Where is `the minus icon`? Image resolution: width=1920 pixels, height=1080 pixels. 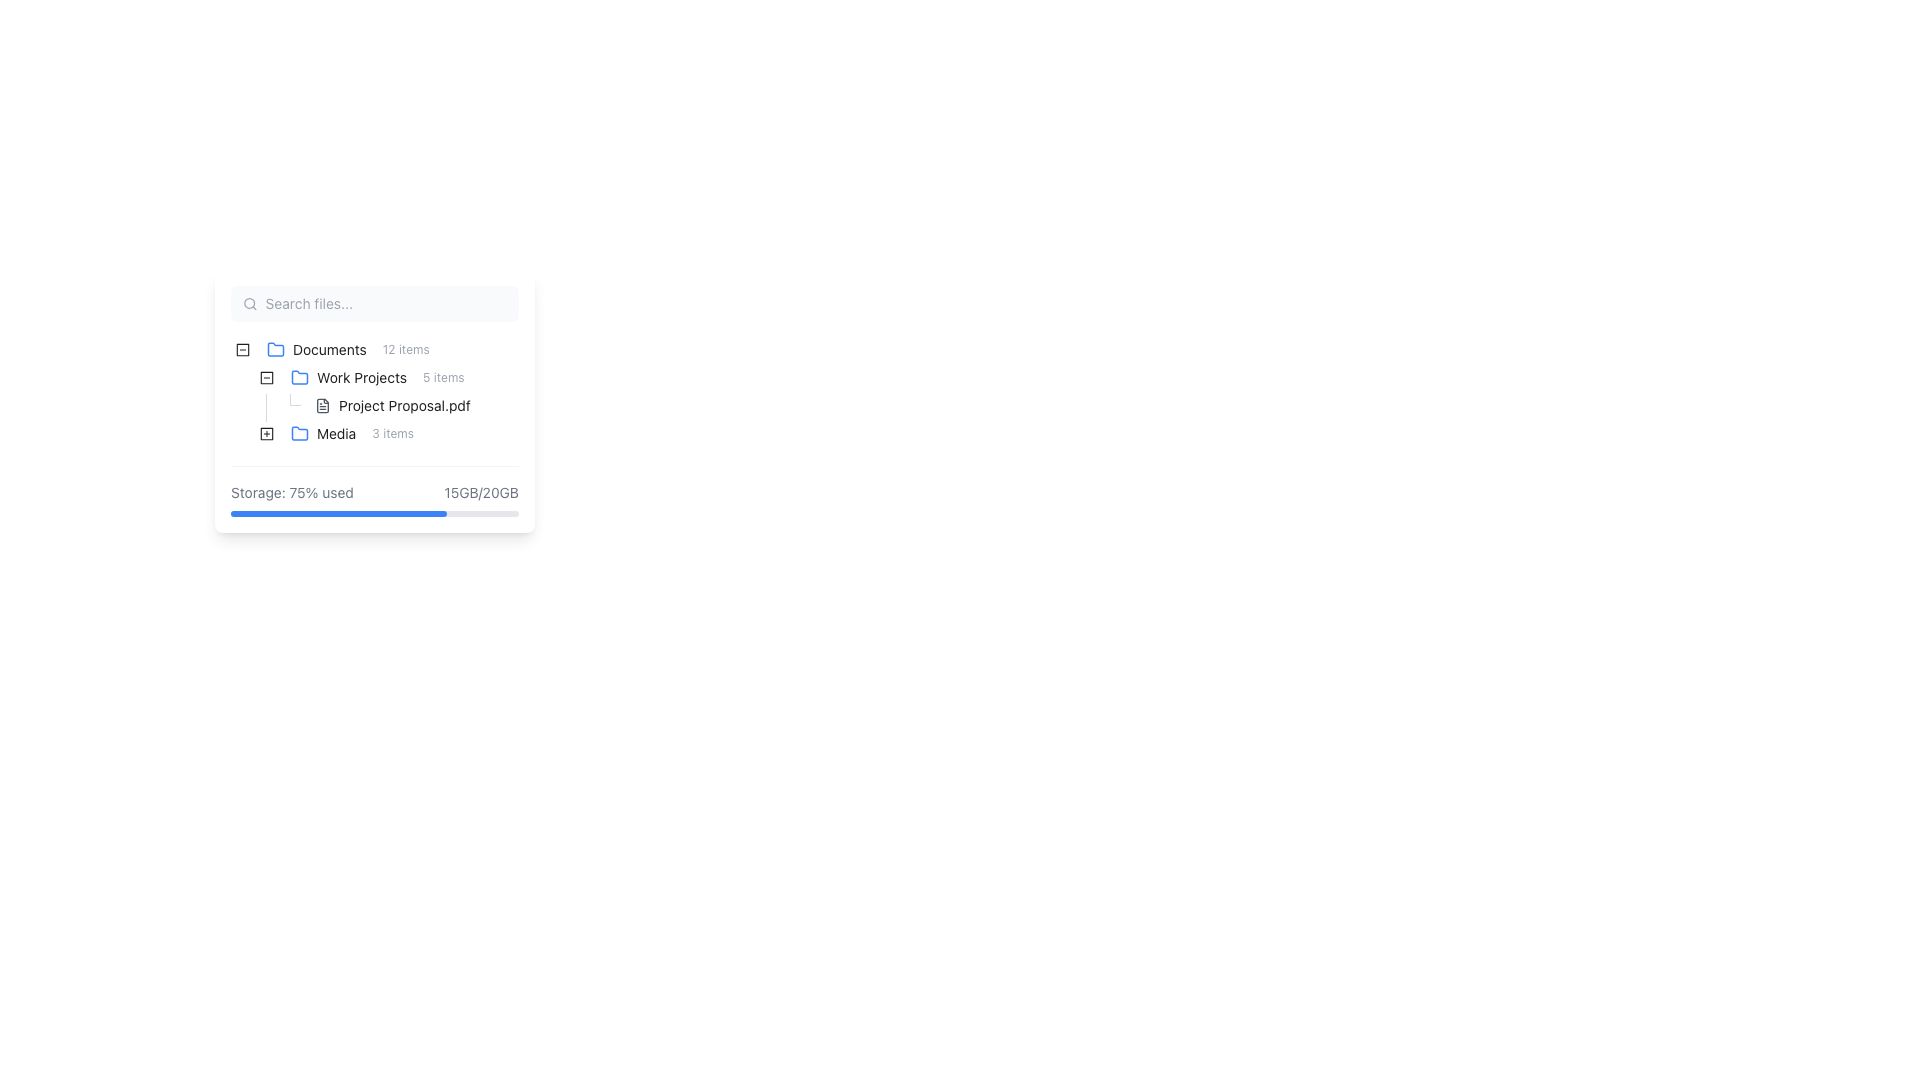
the minus icon is located at coordinates (266, 378).